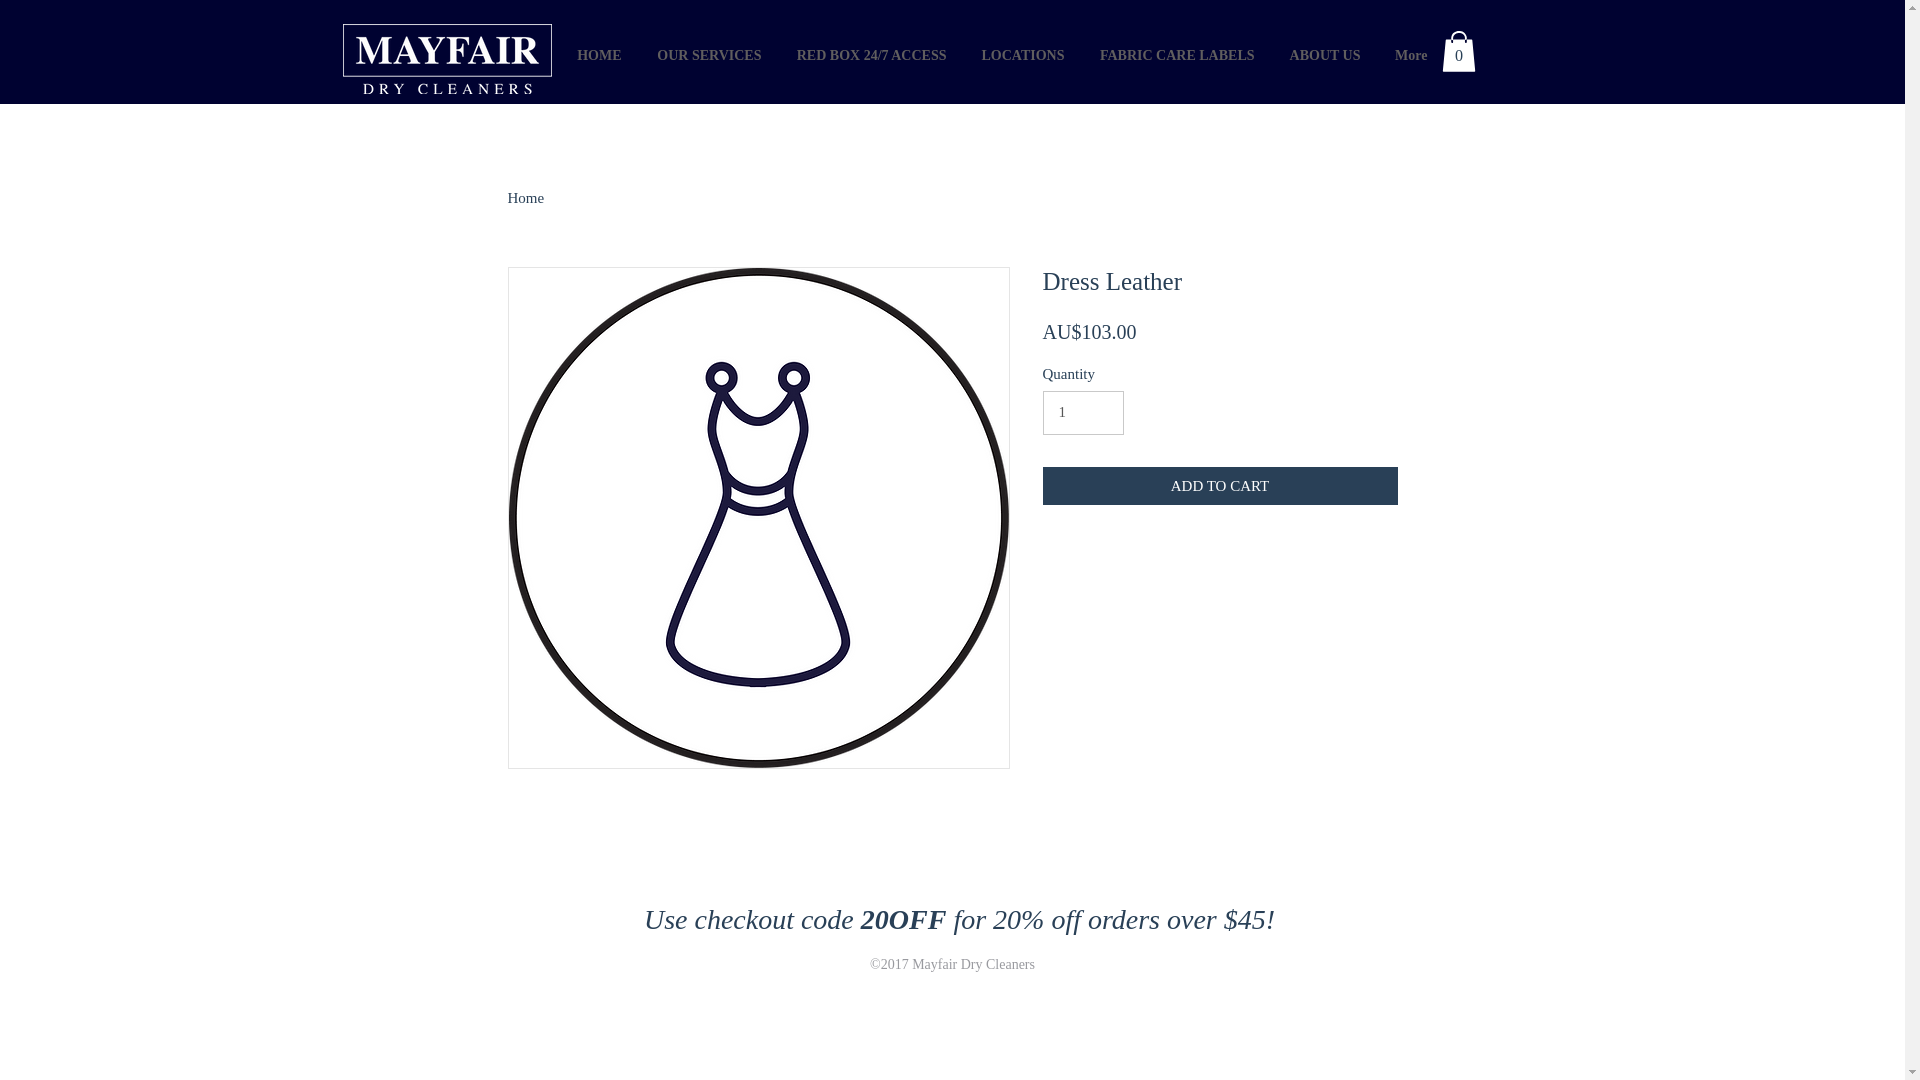  What do you see at coordinates (868, 54) in the screenshot?
I see `'RED BOX 24/7 ACCESS'` at bounding box center [868, 54].